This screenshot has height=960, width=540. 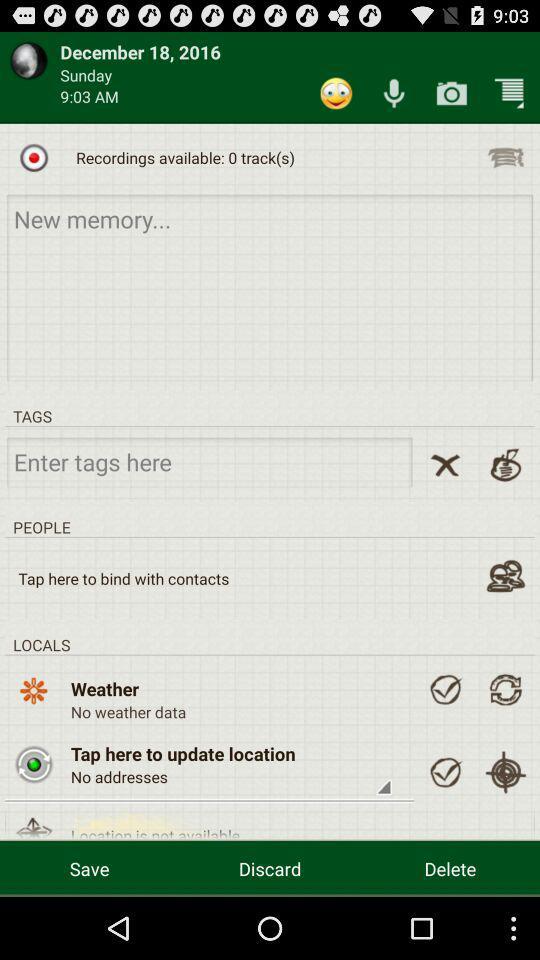 I want to click on for rotation, so click(x=504, y=689).